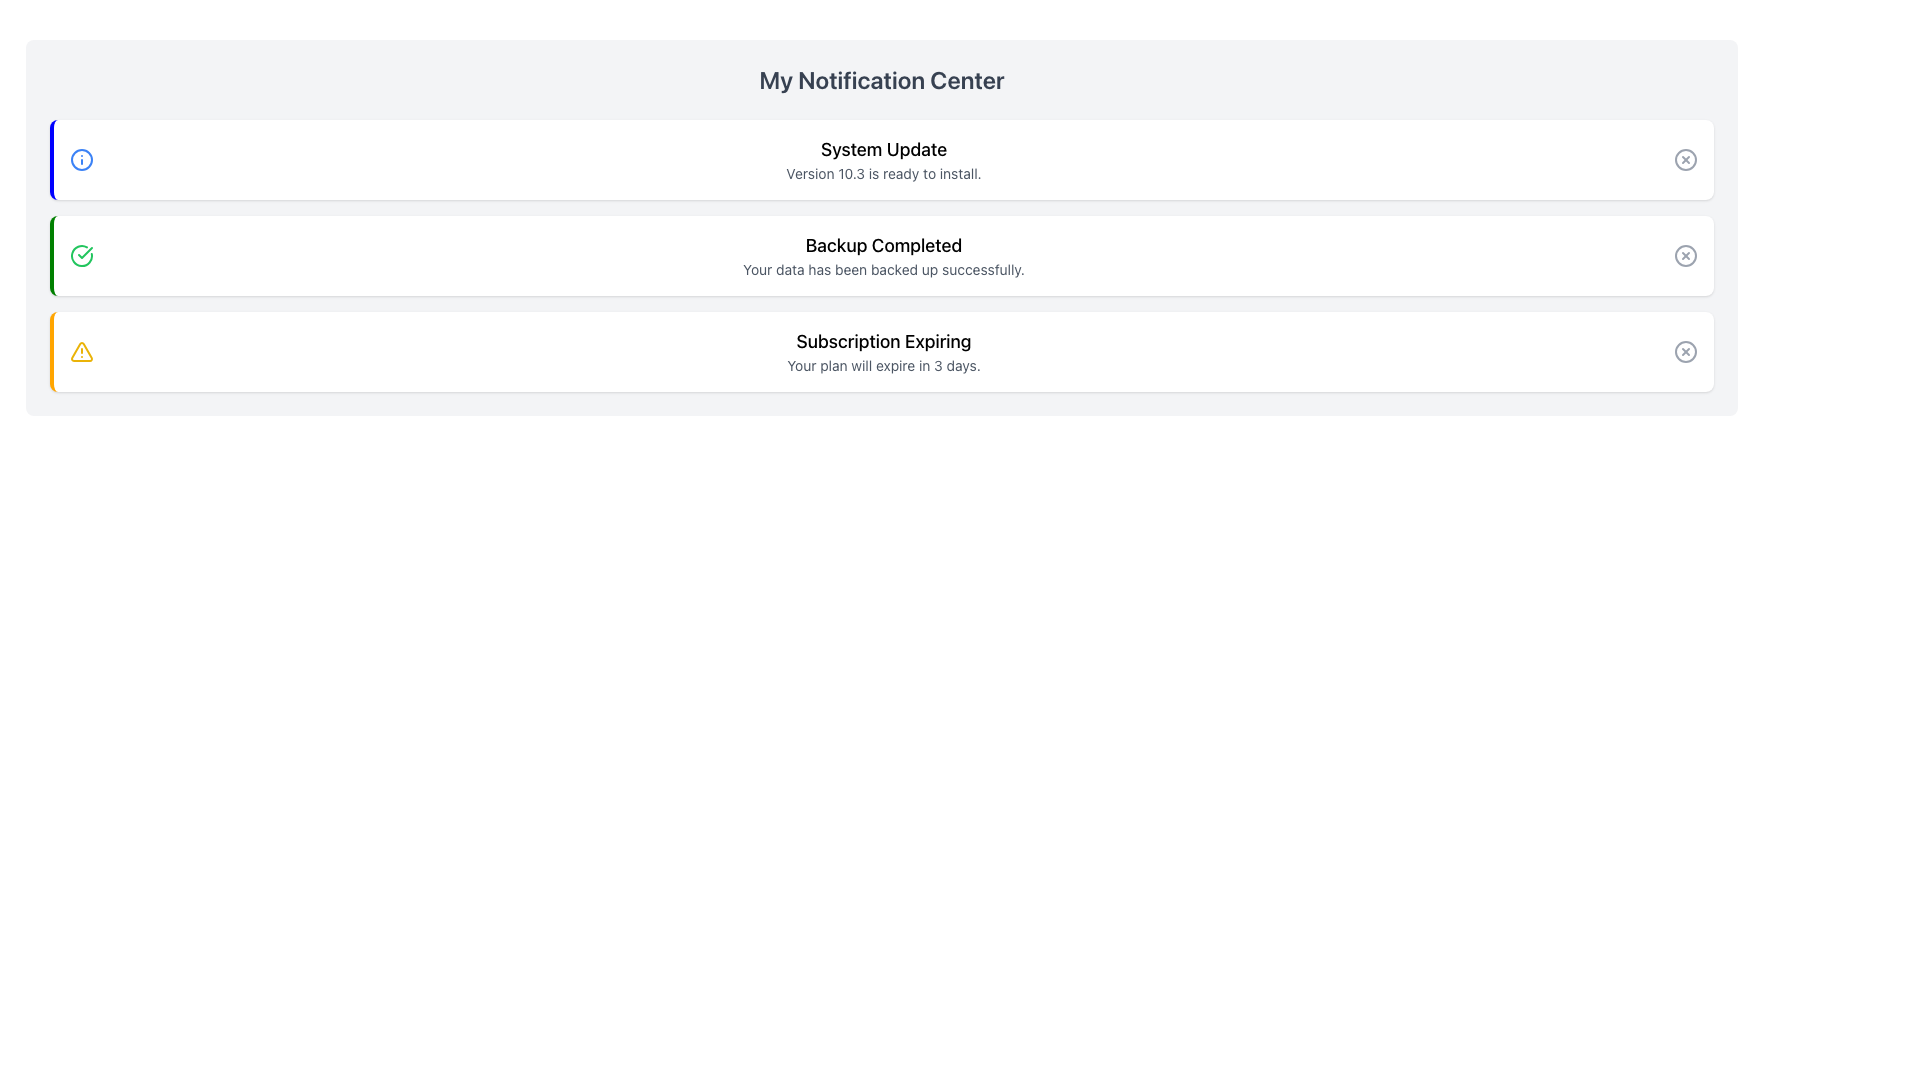 The width and height of the screenshot is (1920, 1080). I want to click on the triangular warning icon filled with yellow that contains an exclamation point, located to the left of the 'Subscription Expiring' notification, so click(80, 350).